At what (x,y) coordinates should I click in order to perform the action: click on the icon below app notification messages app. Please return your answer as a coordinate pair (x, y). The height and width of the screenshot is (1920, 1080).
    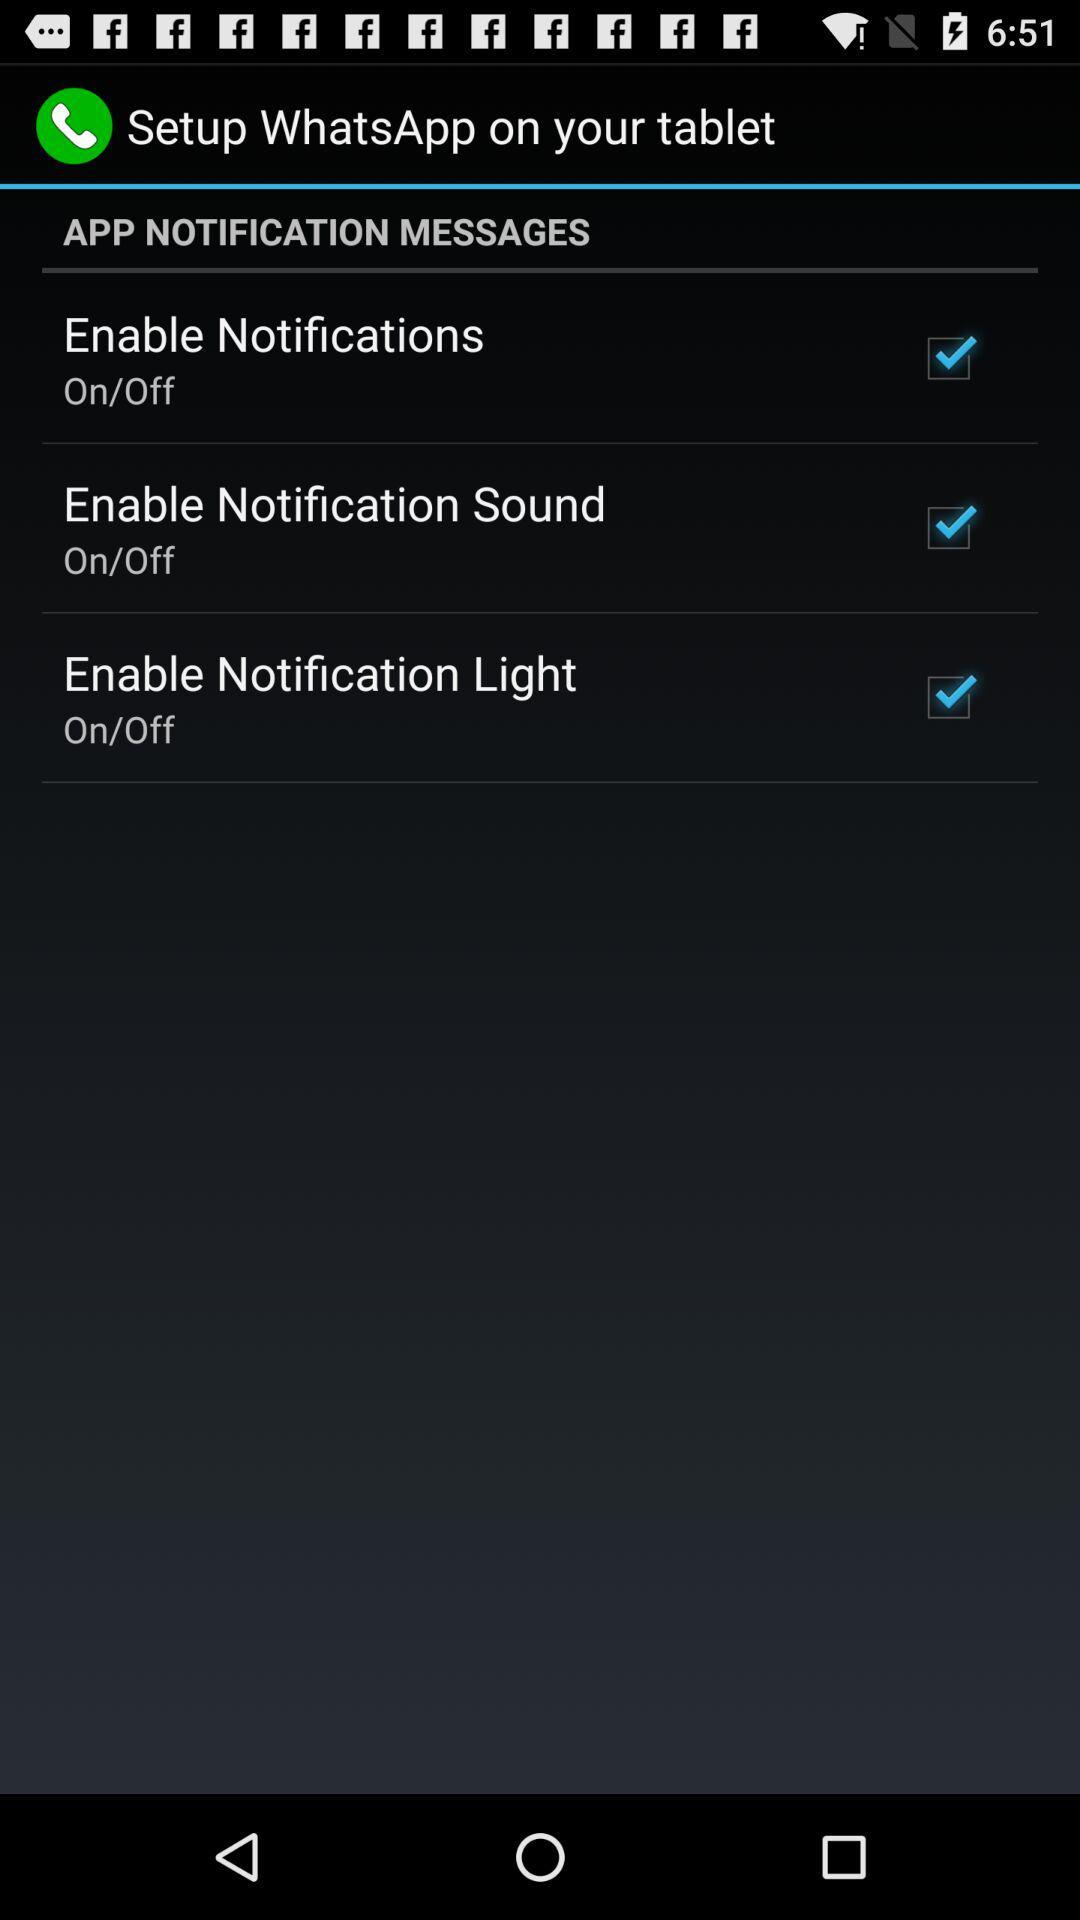
    Looking at the image, I should click on (273, 333).